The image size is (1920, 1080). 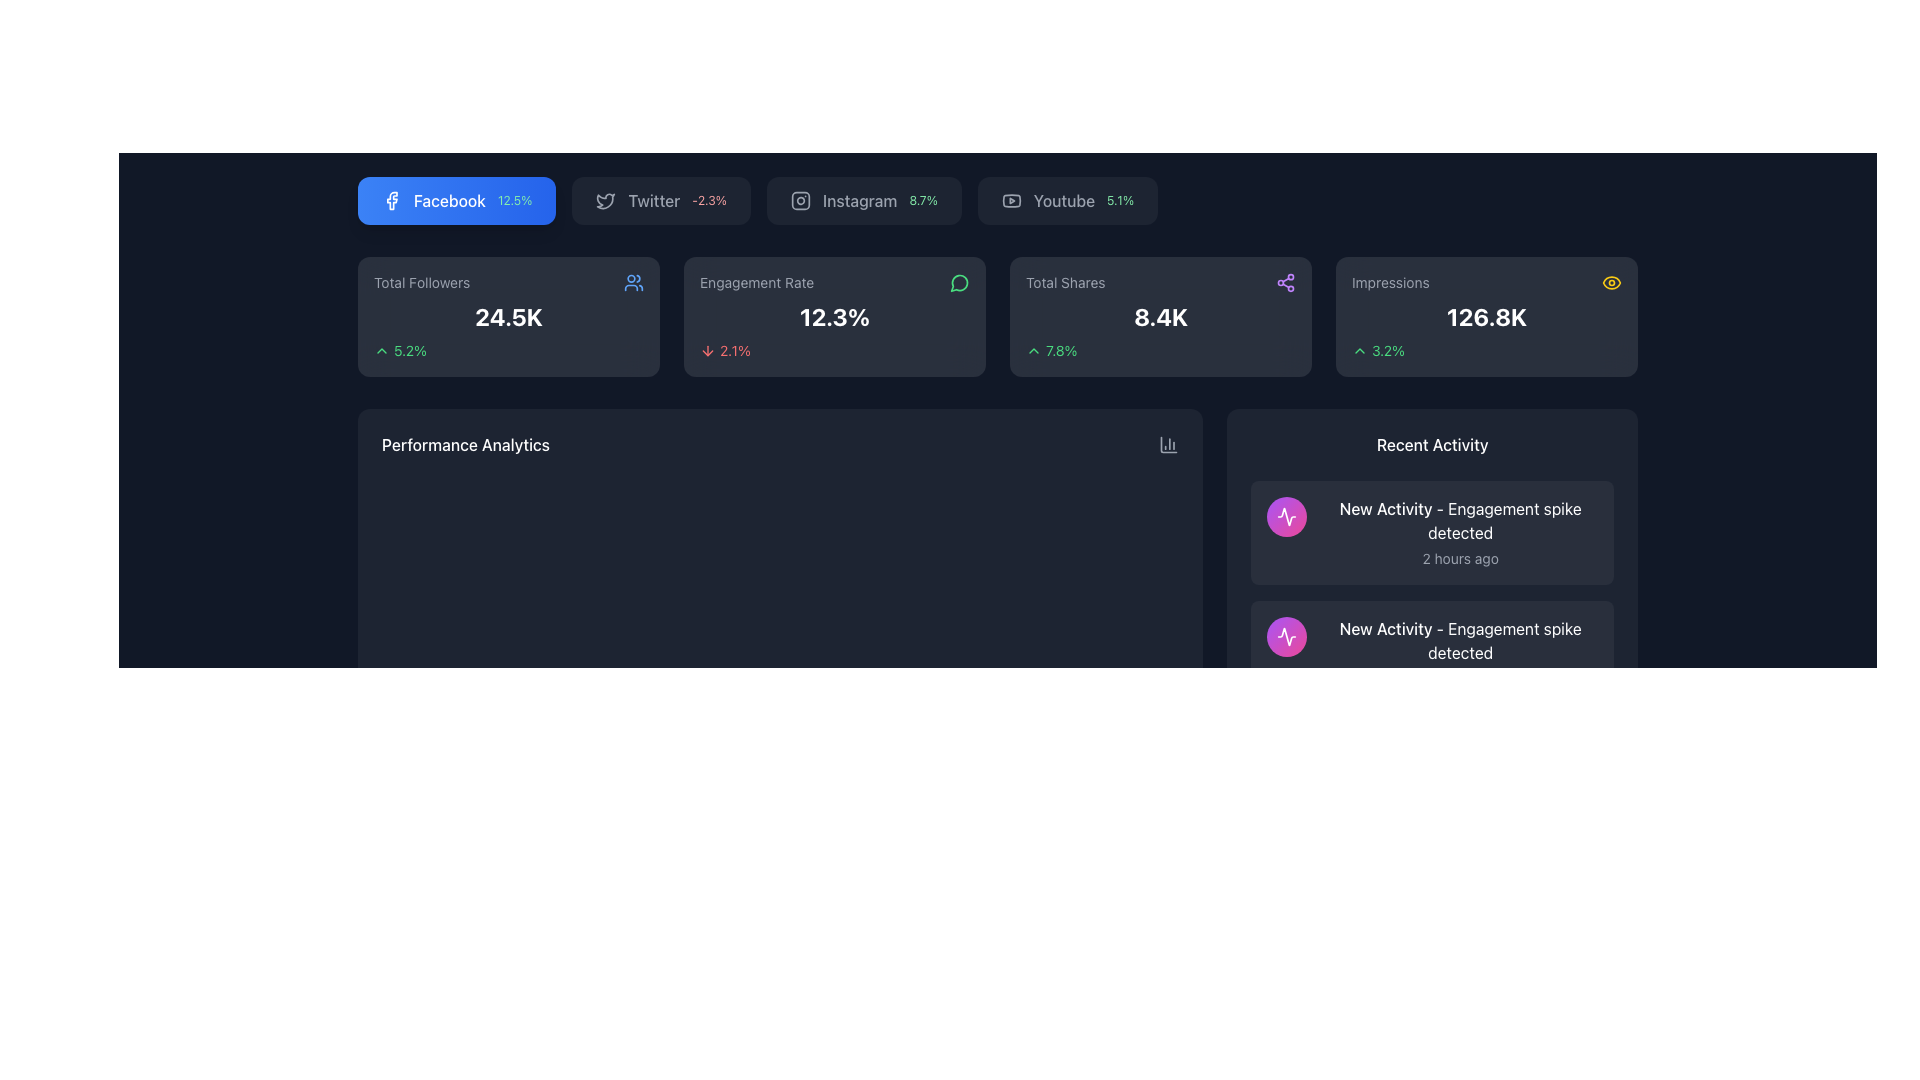 I want to click on the text '24.5K' that is displayed in a bold font with white color on a dark background, located within the card labeled 'Total Followers' and positioned between the header text and a percentage change indicator, so click(x=508, y=315).